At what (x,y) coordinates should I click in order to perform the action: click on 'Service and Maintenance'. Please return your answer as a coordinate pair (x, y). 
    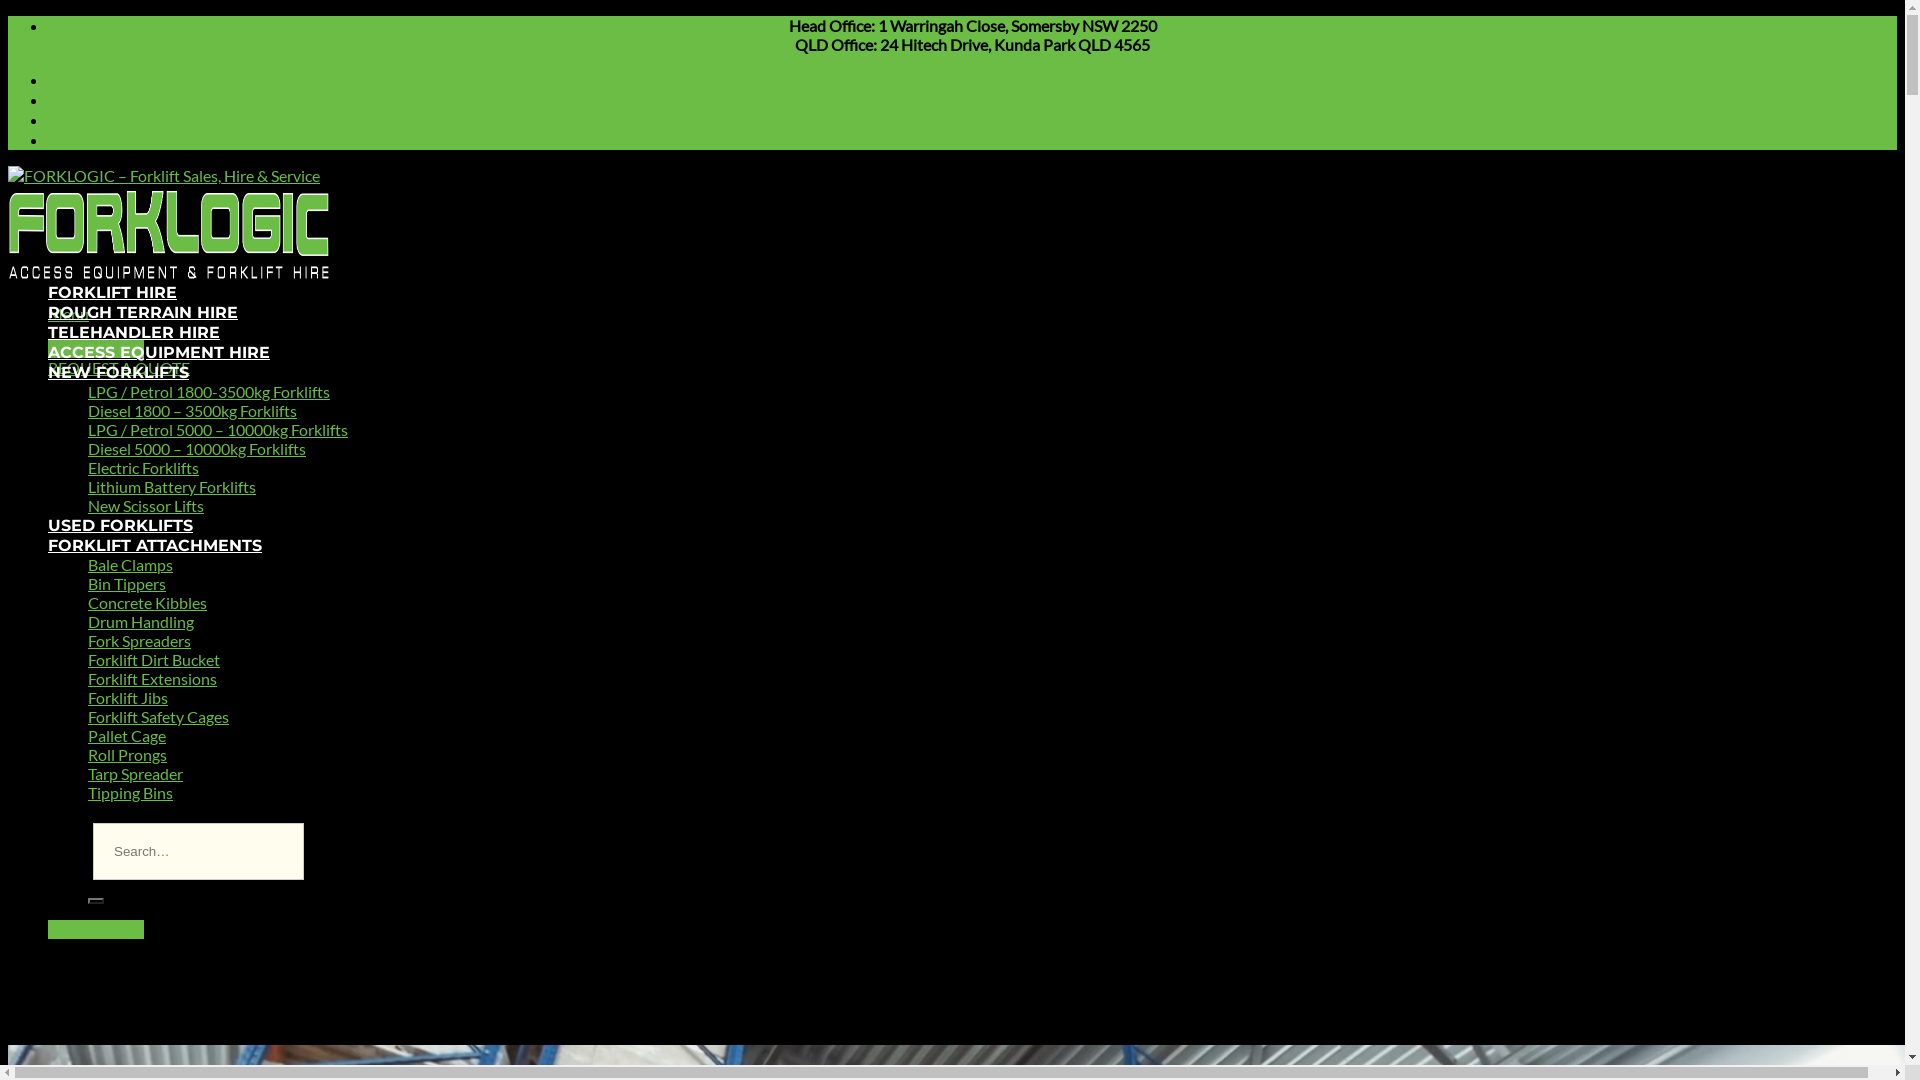
    Looking at the image, I should click on (48, 120).